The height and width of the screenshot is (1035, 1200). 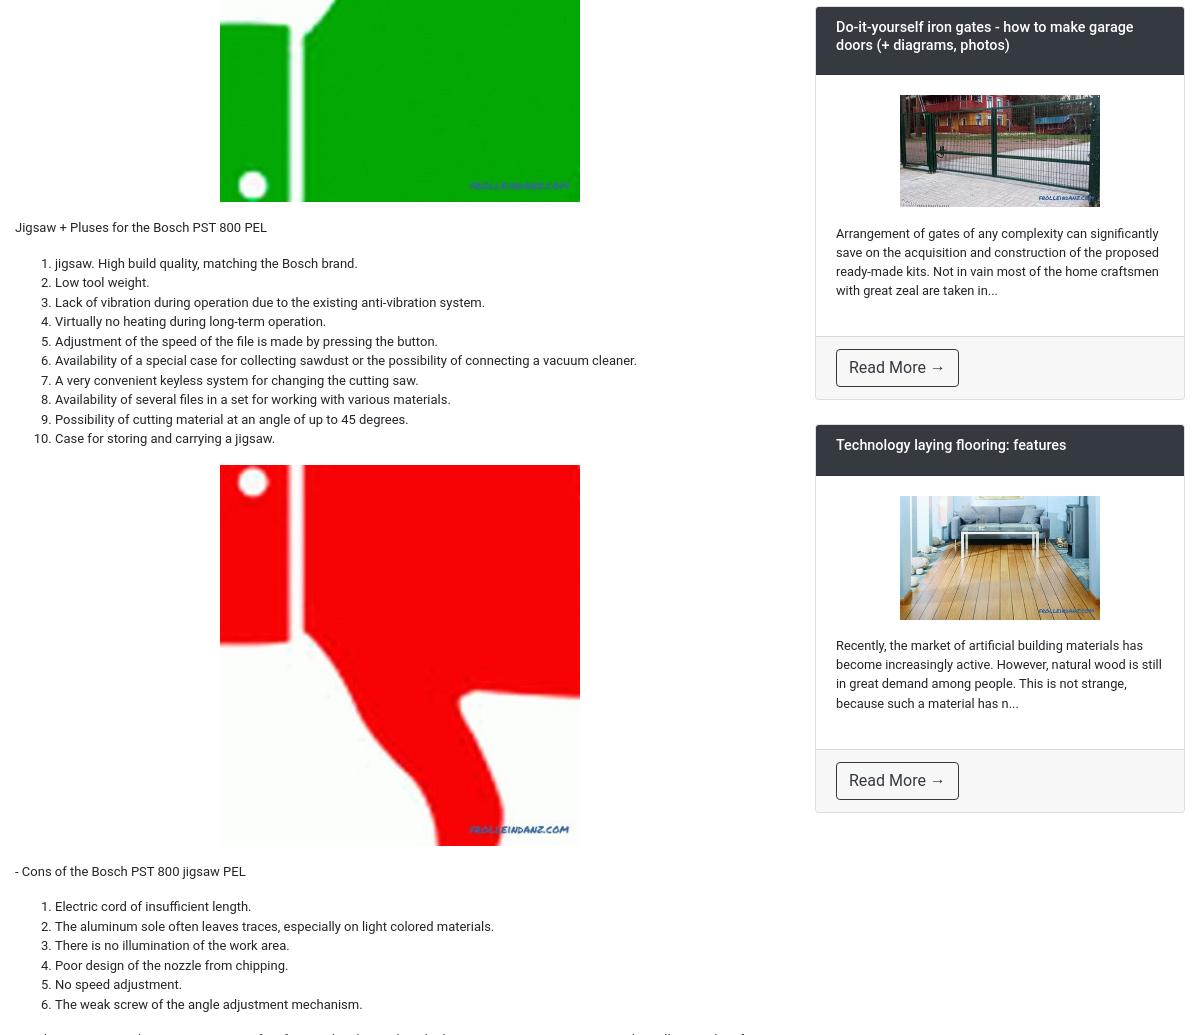 What do you see at coordinates (170, 944) in the screenshot?
I see `'There is no illumination of the work area.'` at bounding box center [170, 944].